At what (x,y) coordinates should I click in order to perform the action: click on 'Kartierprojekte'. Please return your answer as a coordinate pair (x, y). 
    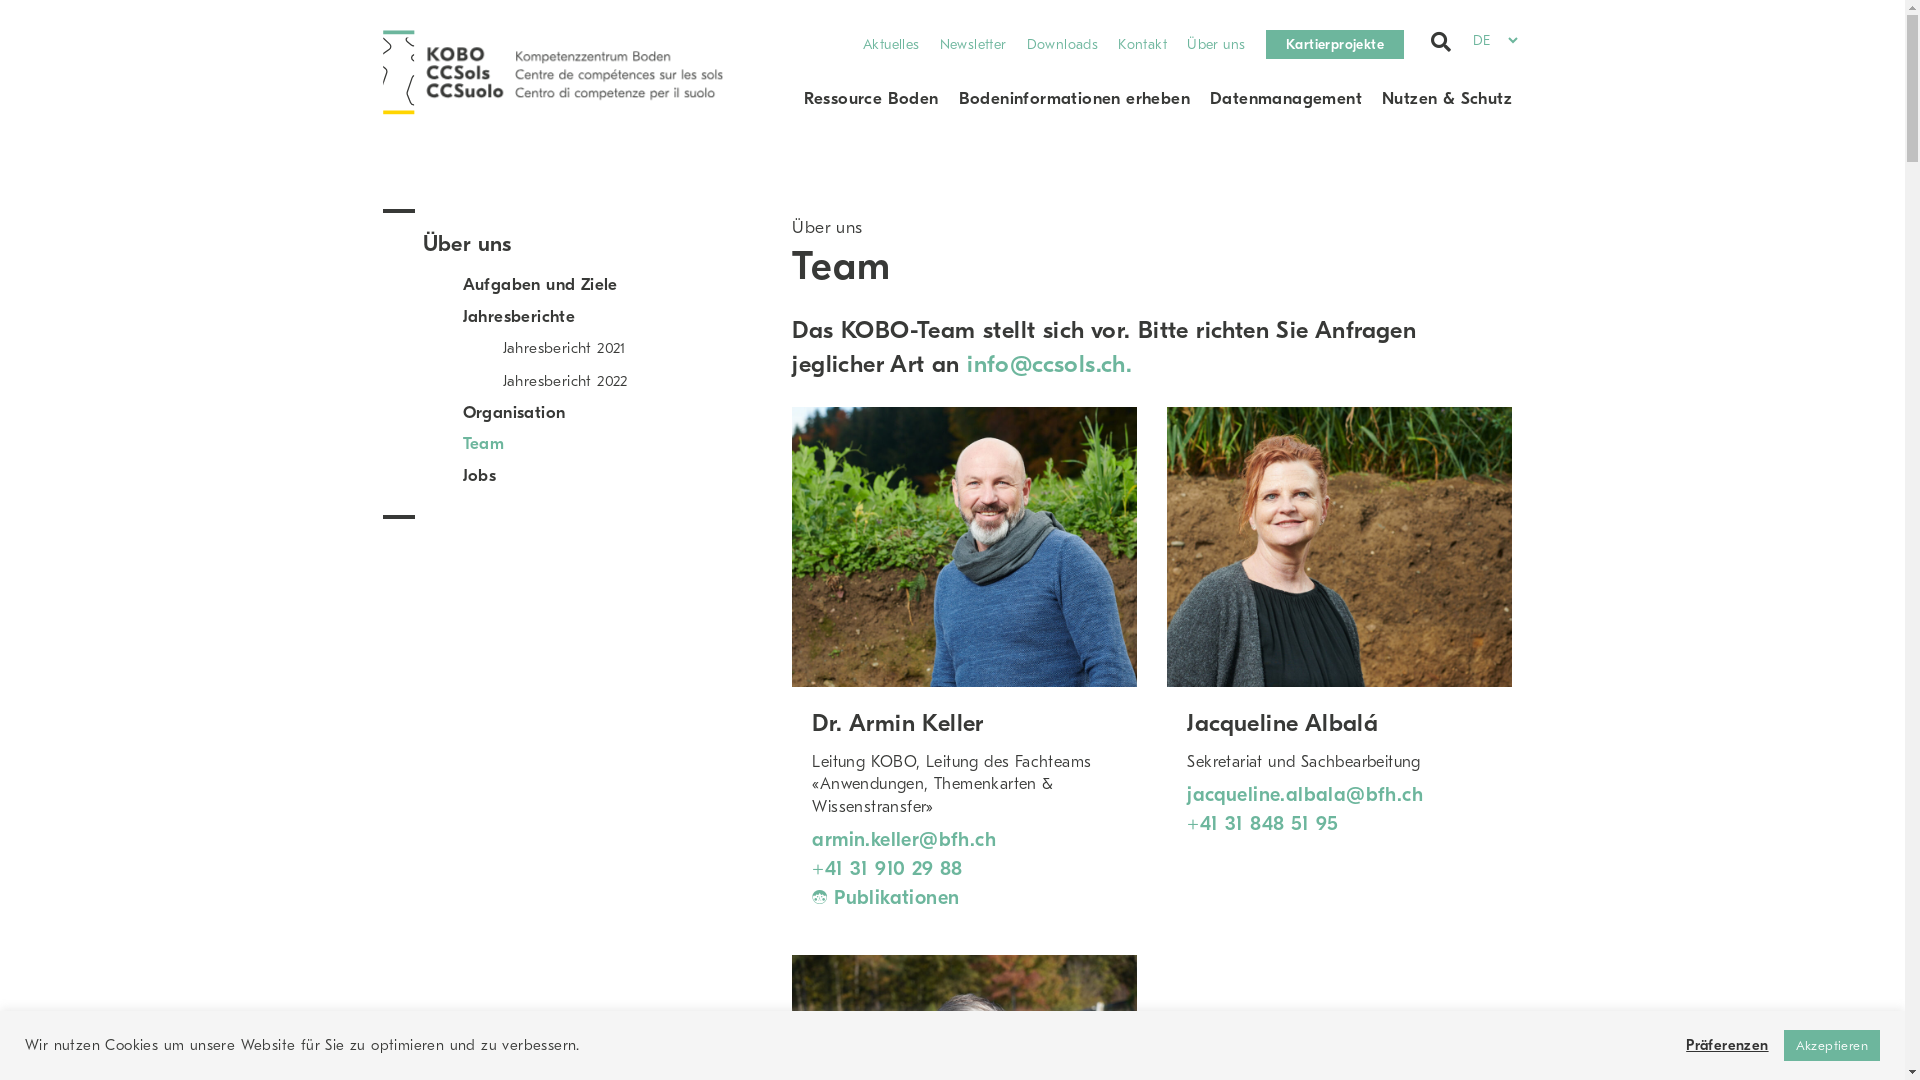
    Looking at the image, I should click on (1335, 44).